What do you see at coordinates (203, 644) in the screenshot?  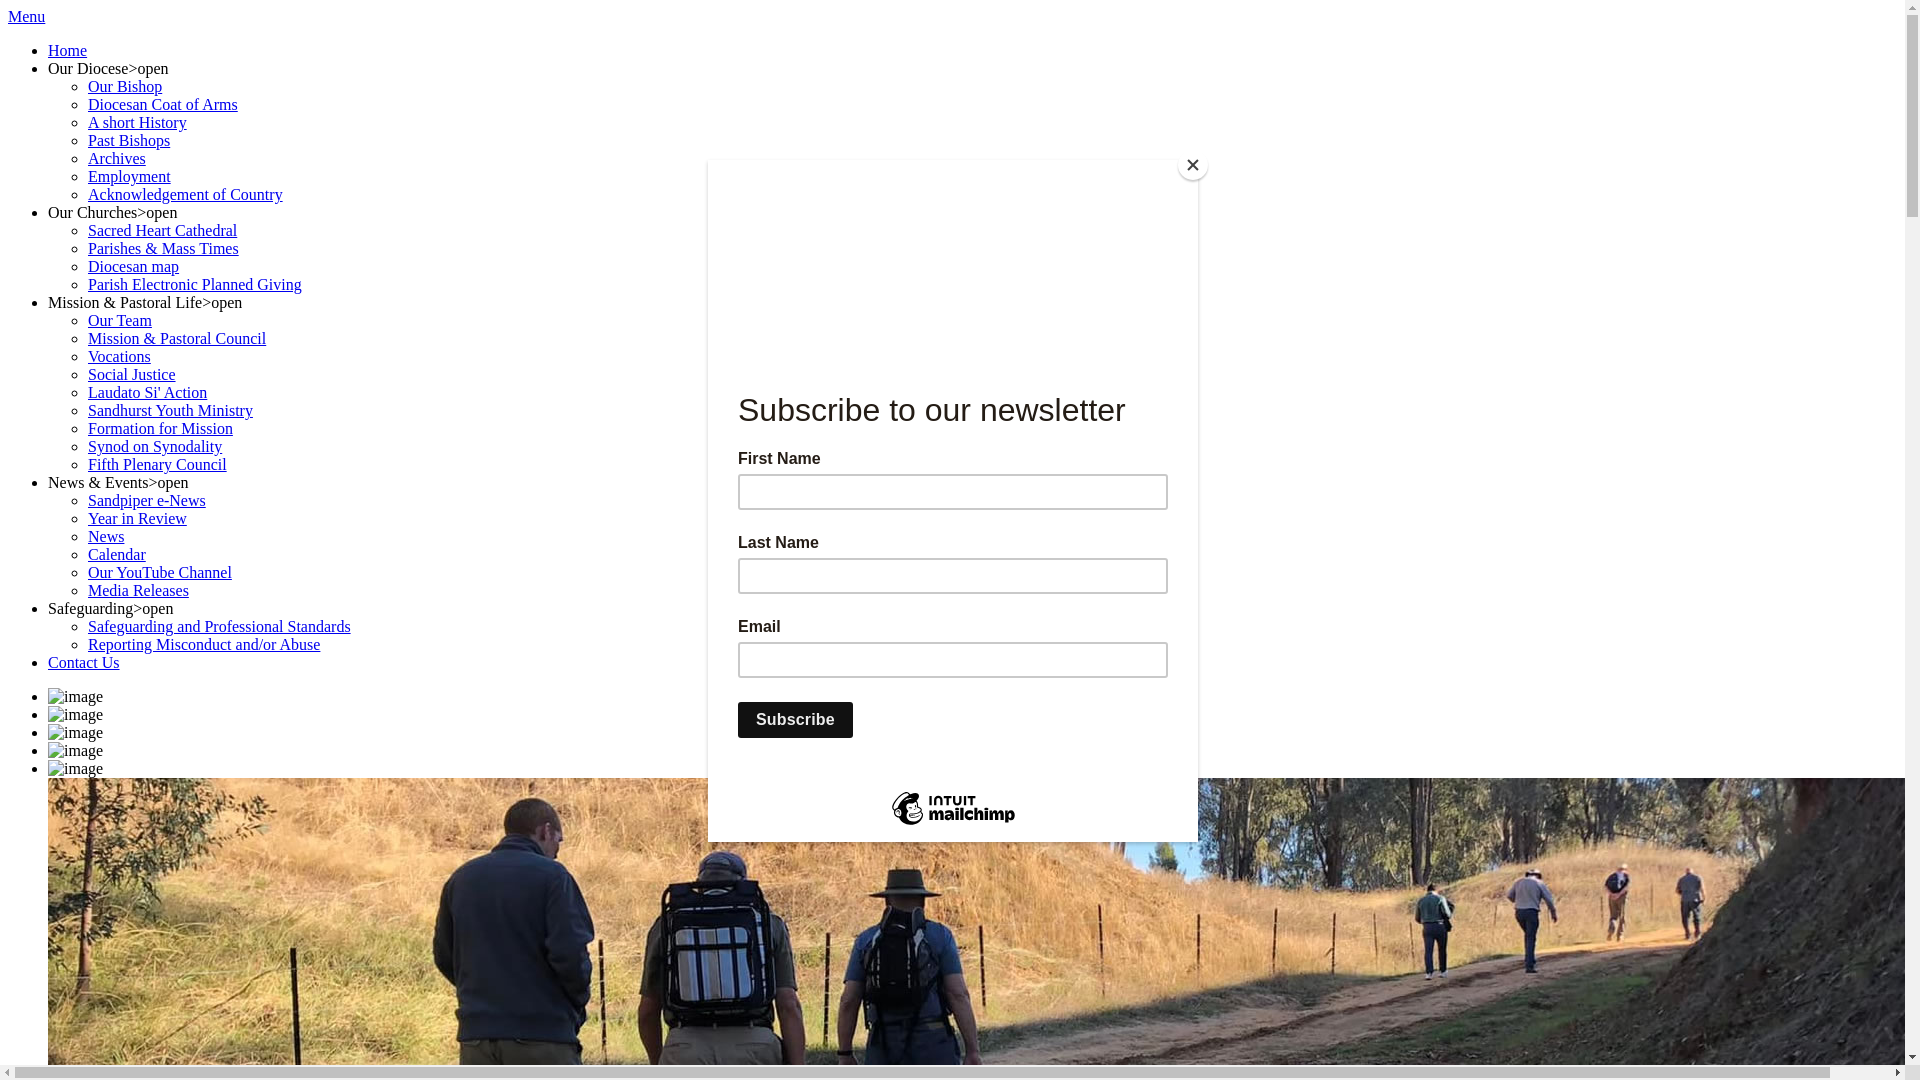 I see `'Reporting Misconduct and/or Abuse'` at bounding box center [203, 644].